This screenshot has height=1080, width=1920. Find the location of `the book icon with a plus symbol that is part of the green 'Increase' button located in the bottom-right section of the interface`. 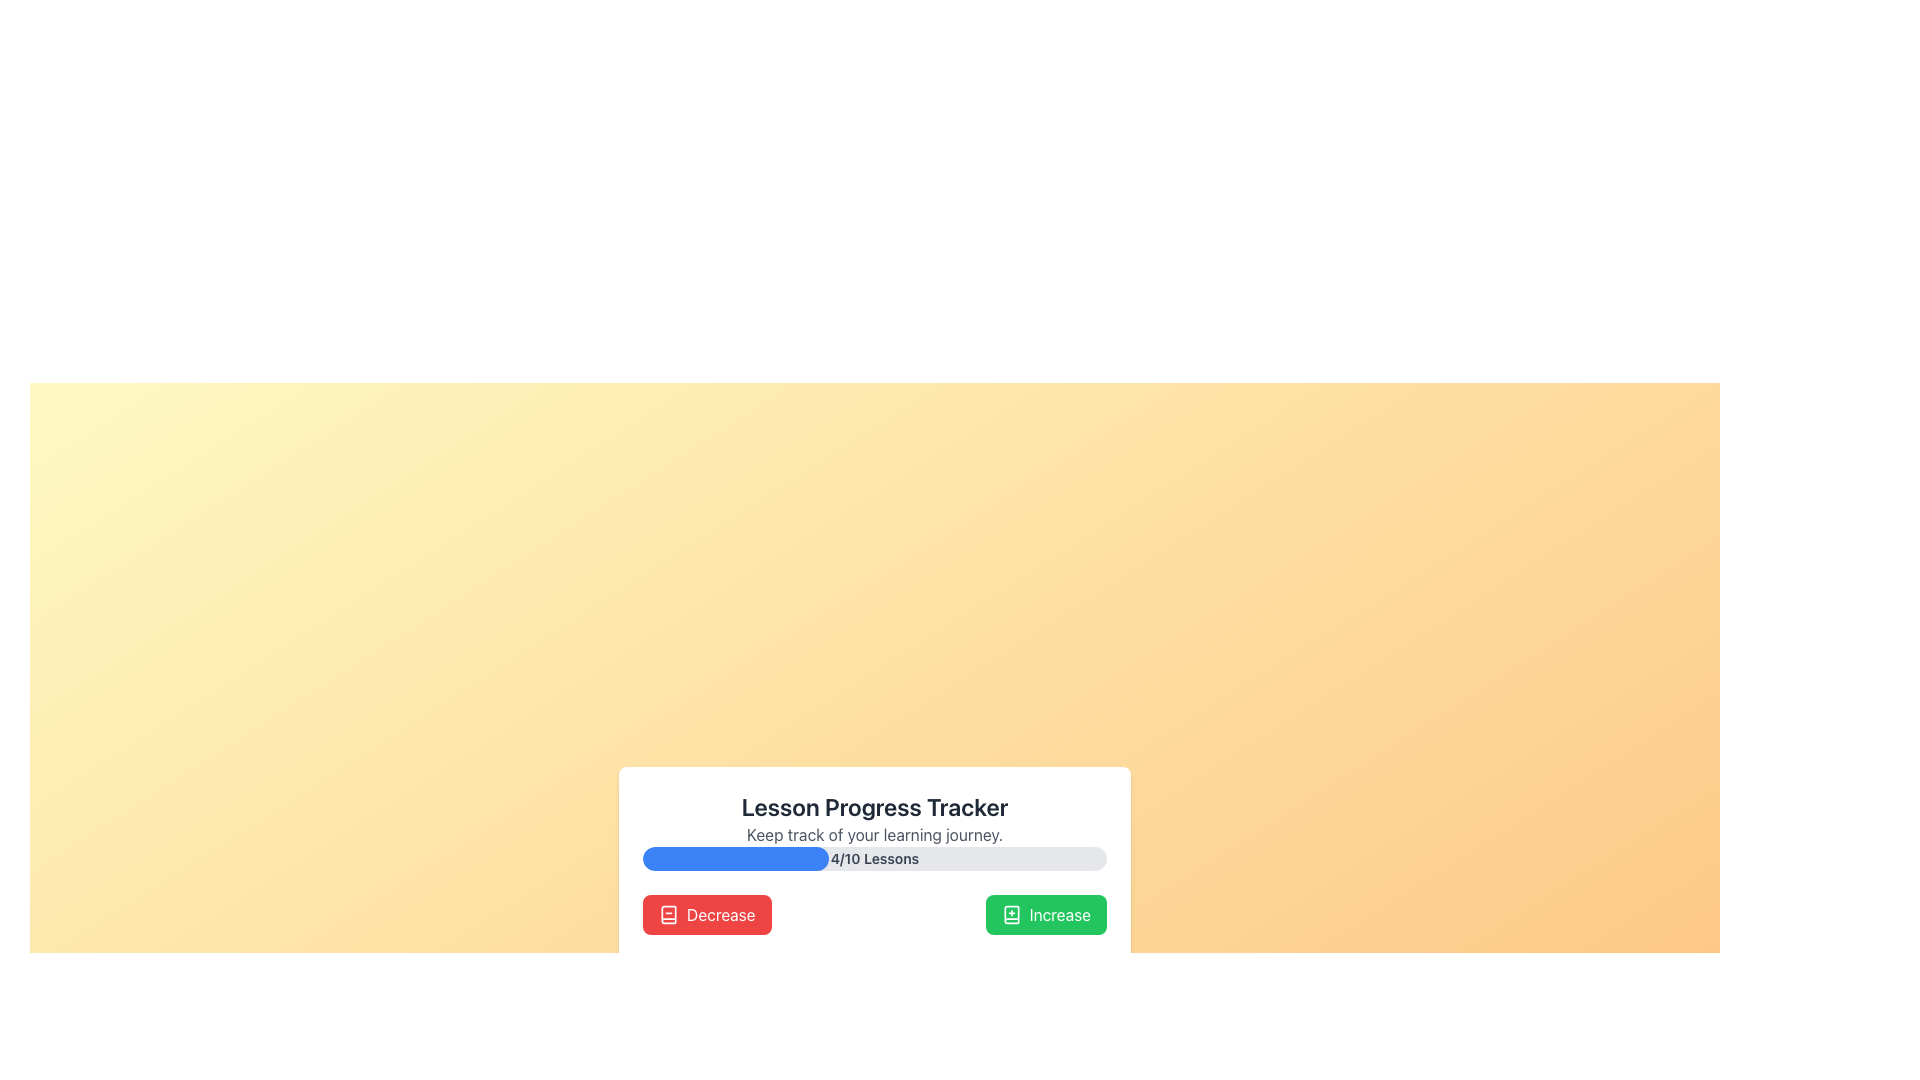

the book icon with a plus symbol that is part of the green 'Increase' button located in the bottom-right section of the interface is located at coordinates (1011, 914).